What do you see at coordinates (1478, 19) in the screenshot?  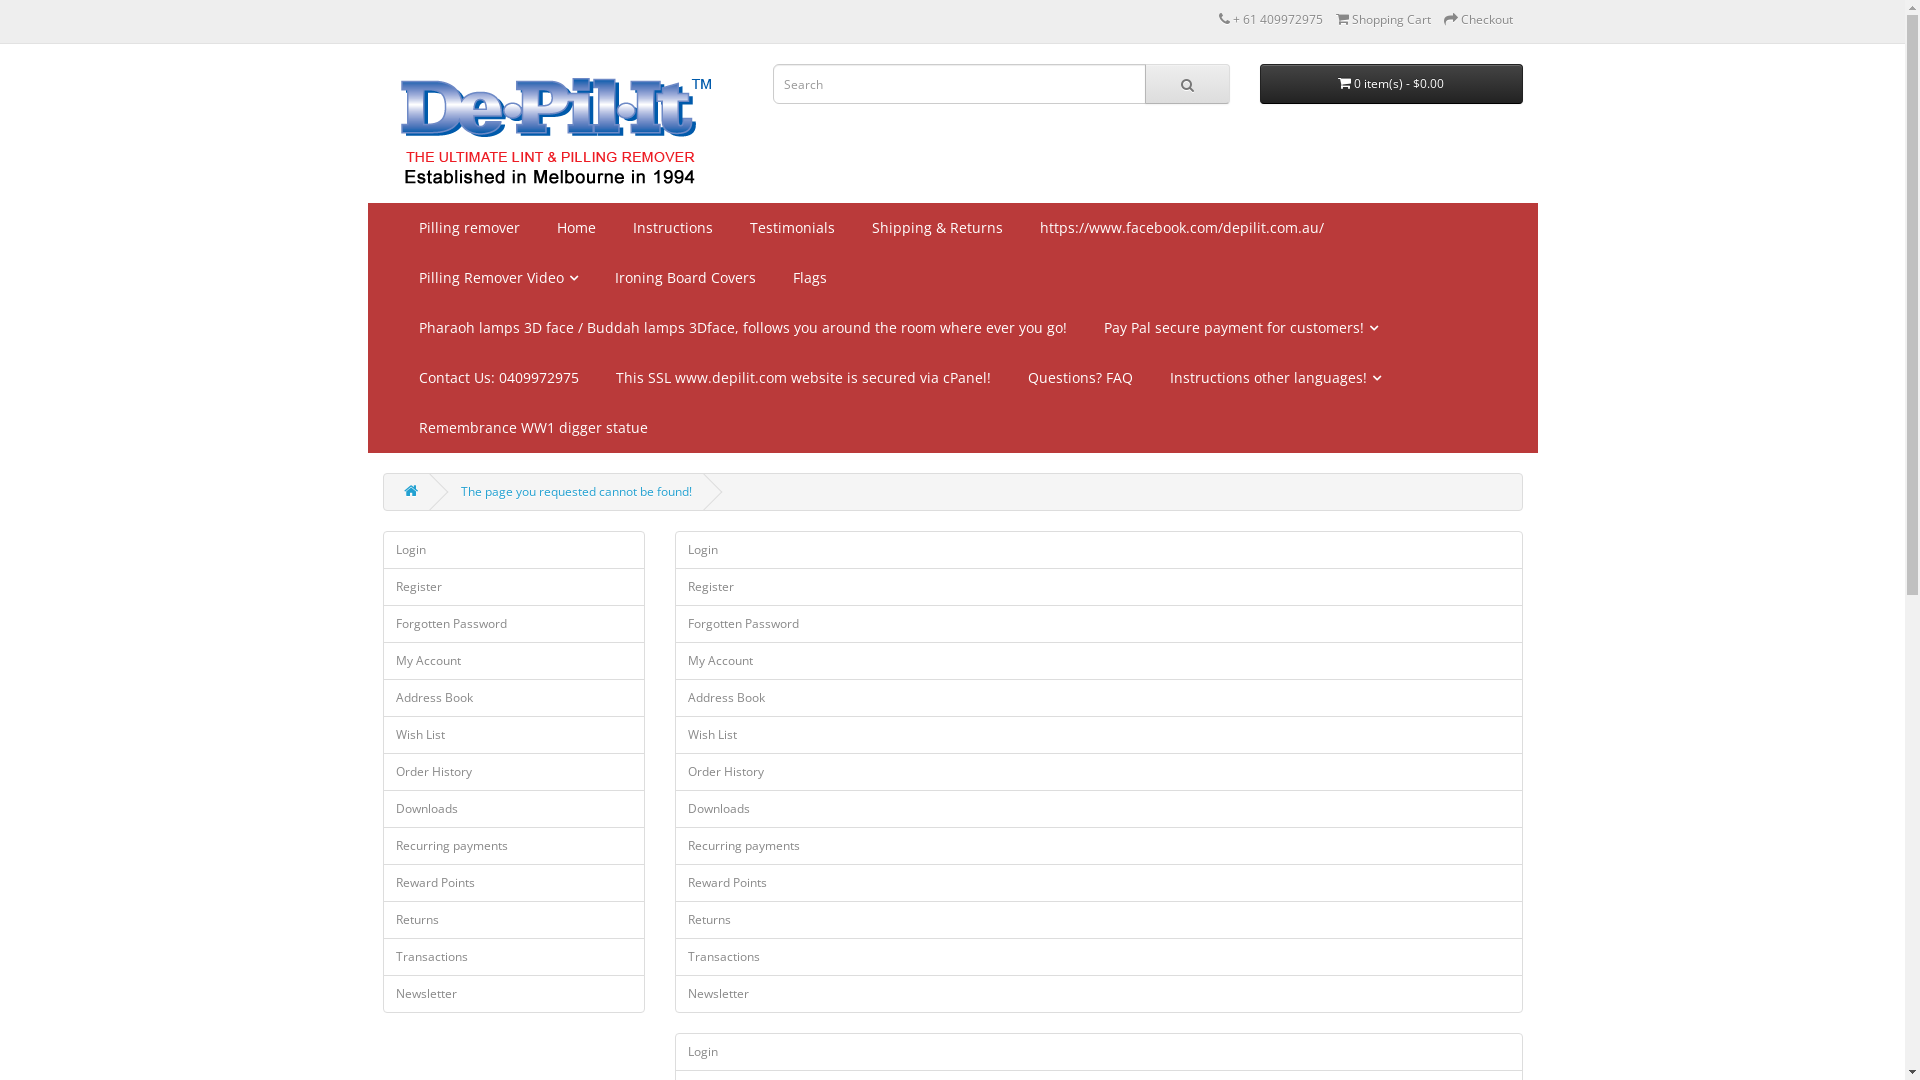 I see `'Checkout'` at bounding box center [1478, 19].